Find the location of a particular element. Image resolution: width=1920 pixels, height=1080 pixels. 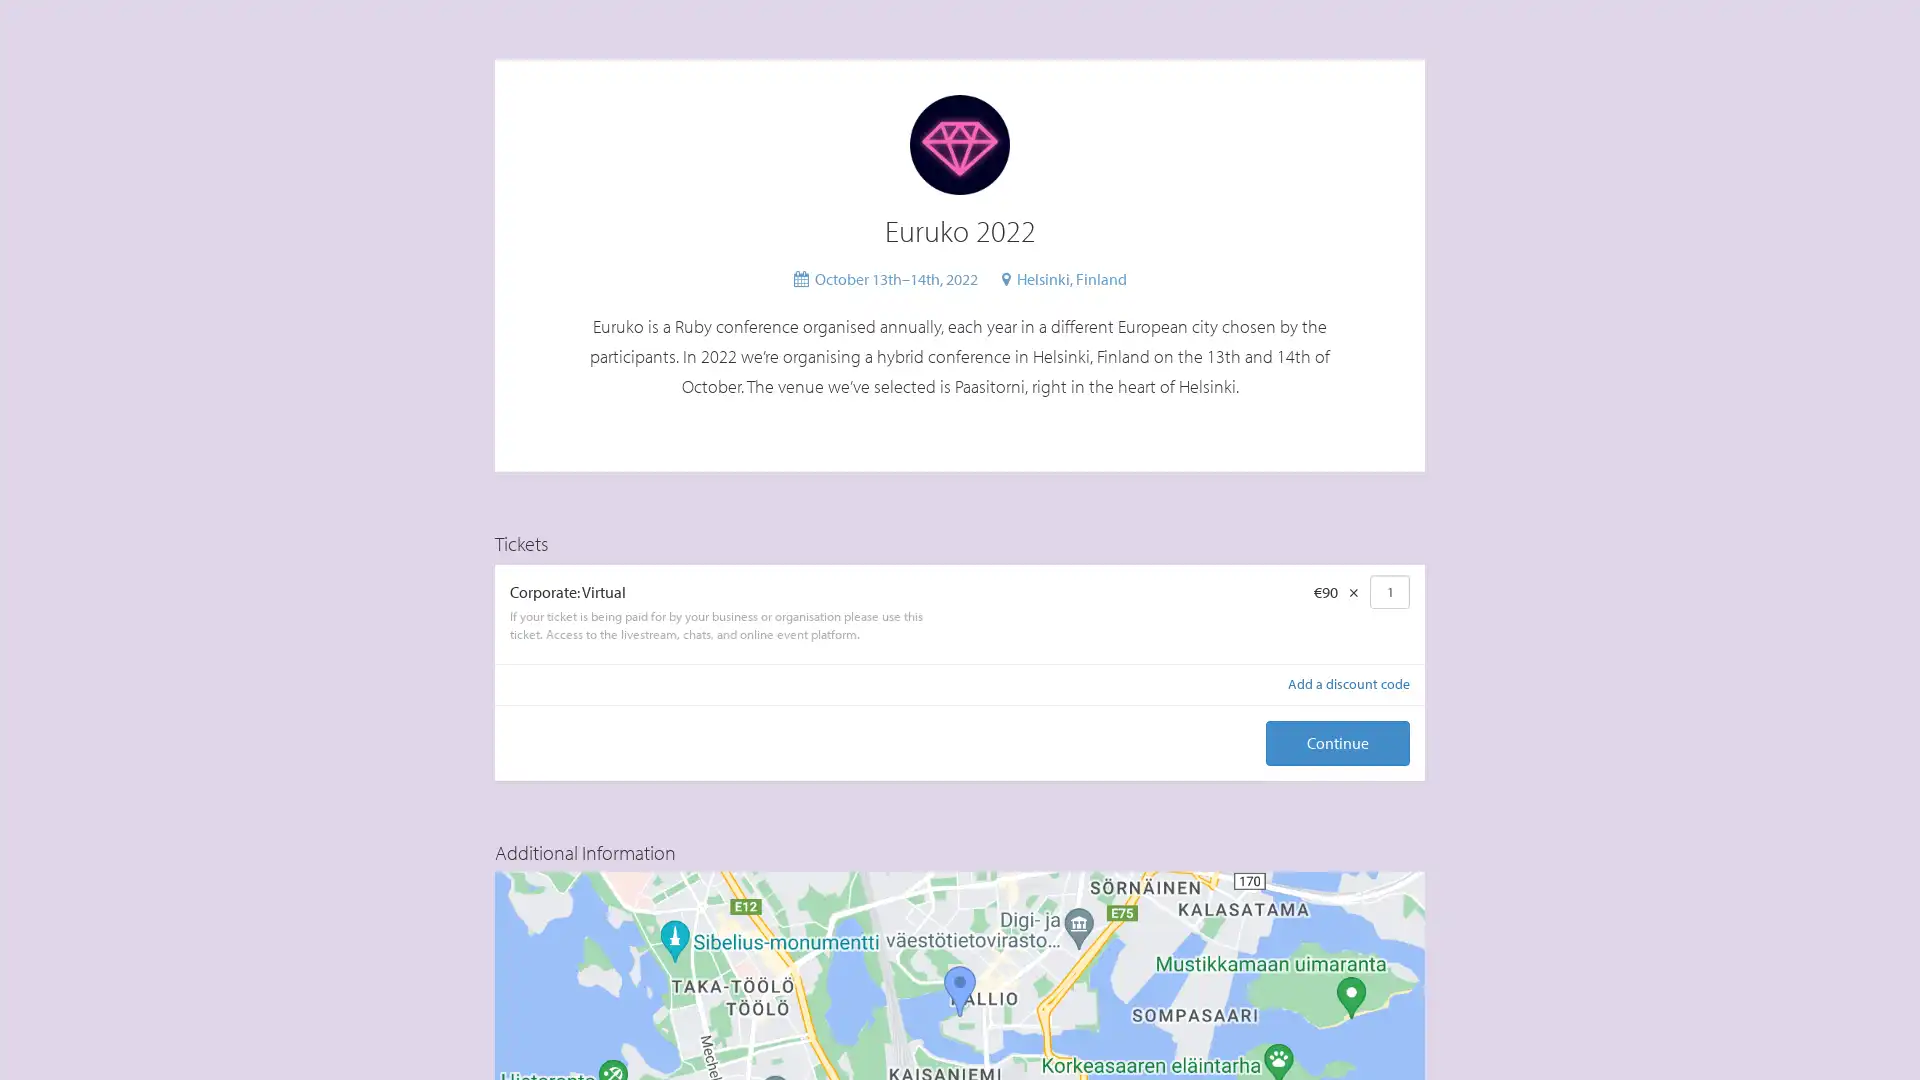

Continue is located at coordinates (1338, 743).